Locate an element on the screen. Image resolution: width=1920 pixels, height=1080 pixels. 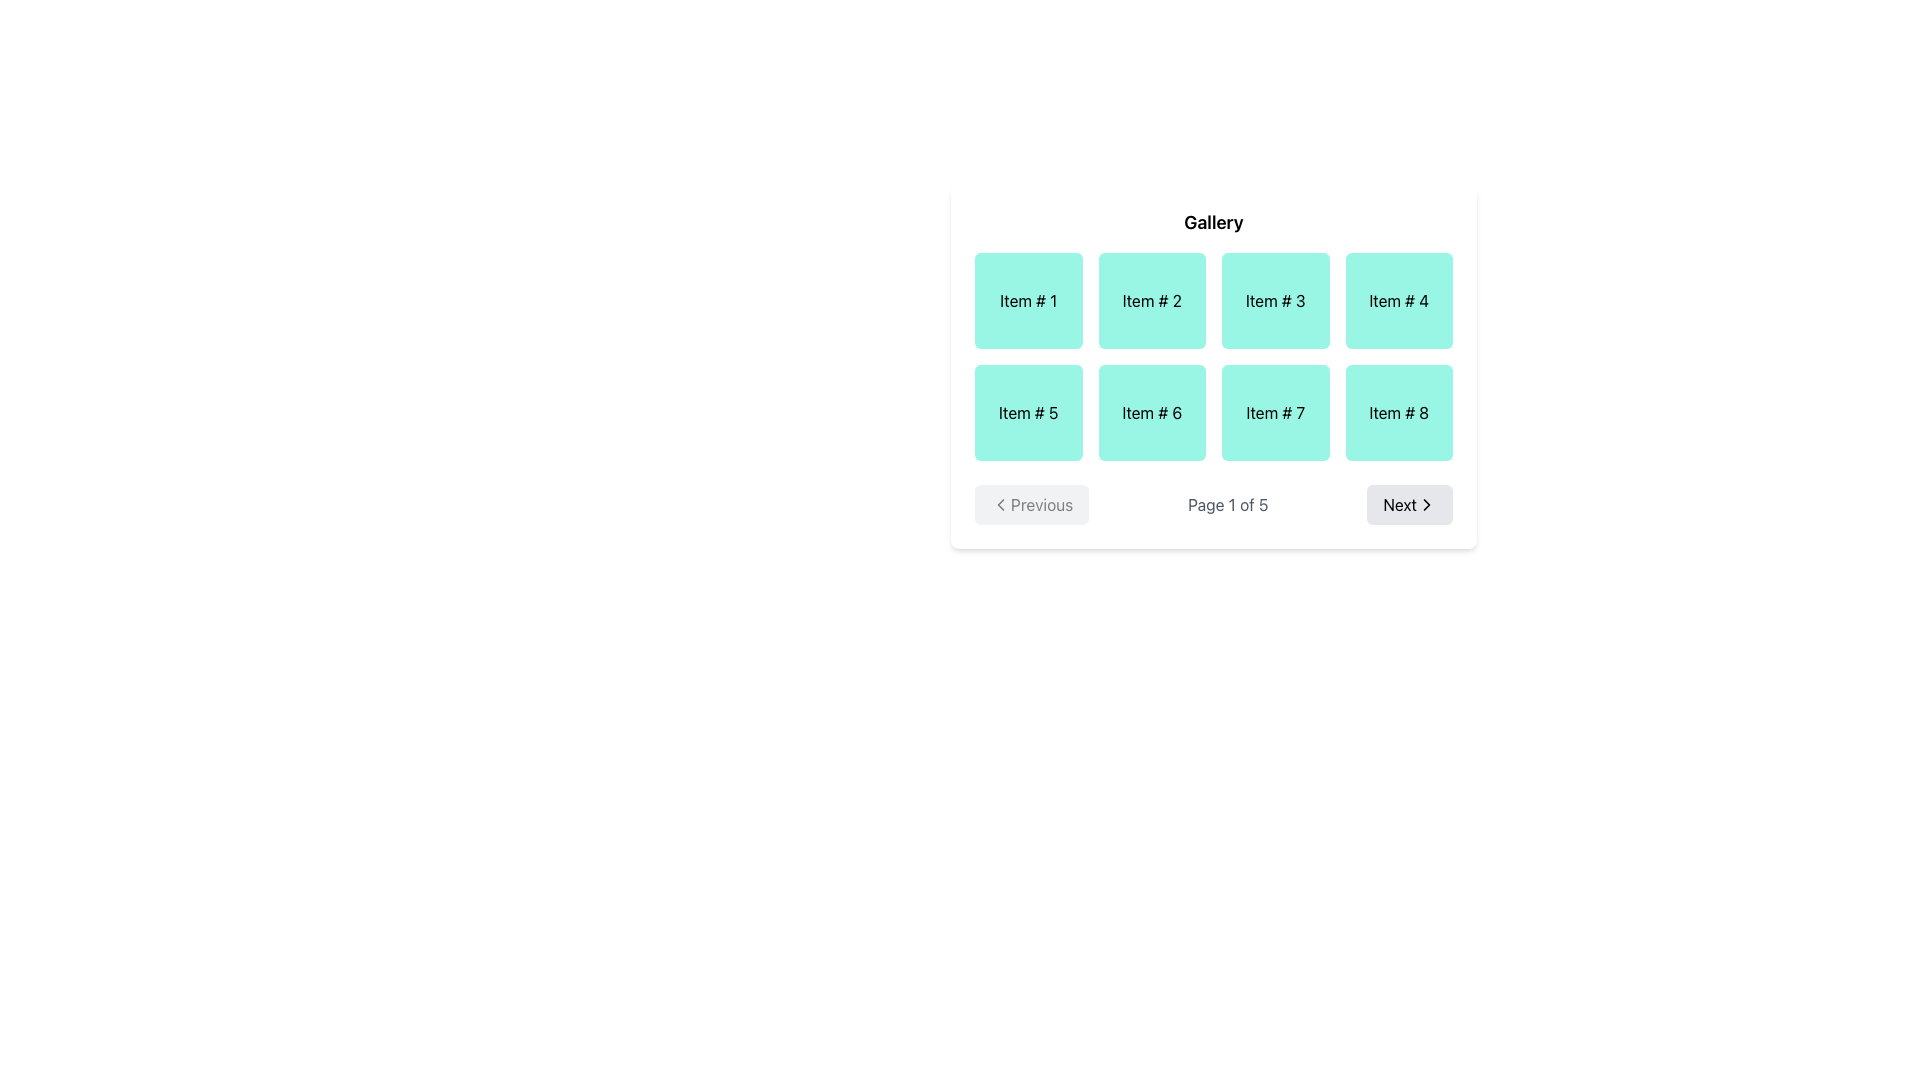
text from the label 'Item # 6' which is styled with black text on a light teal background and located in the second row, second column of the grid layout is located at coordinates (1152, 411).